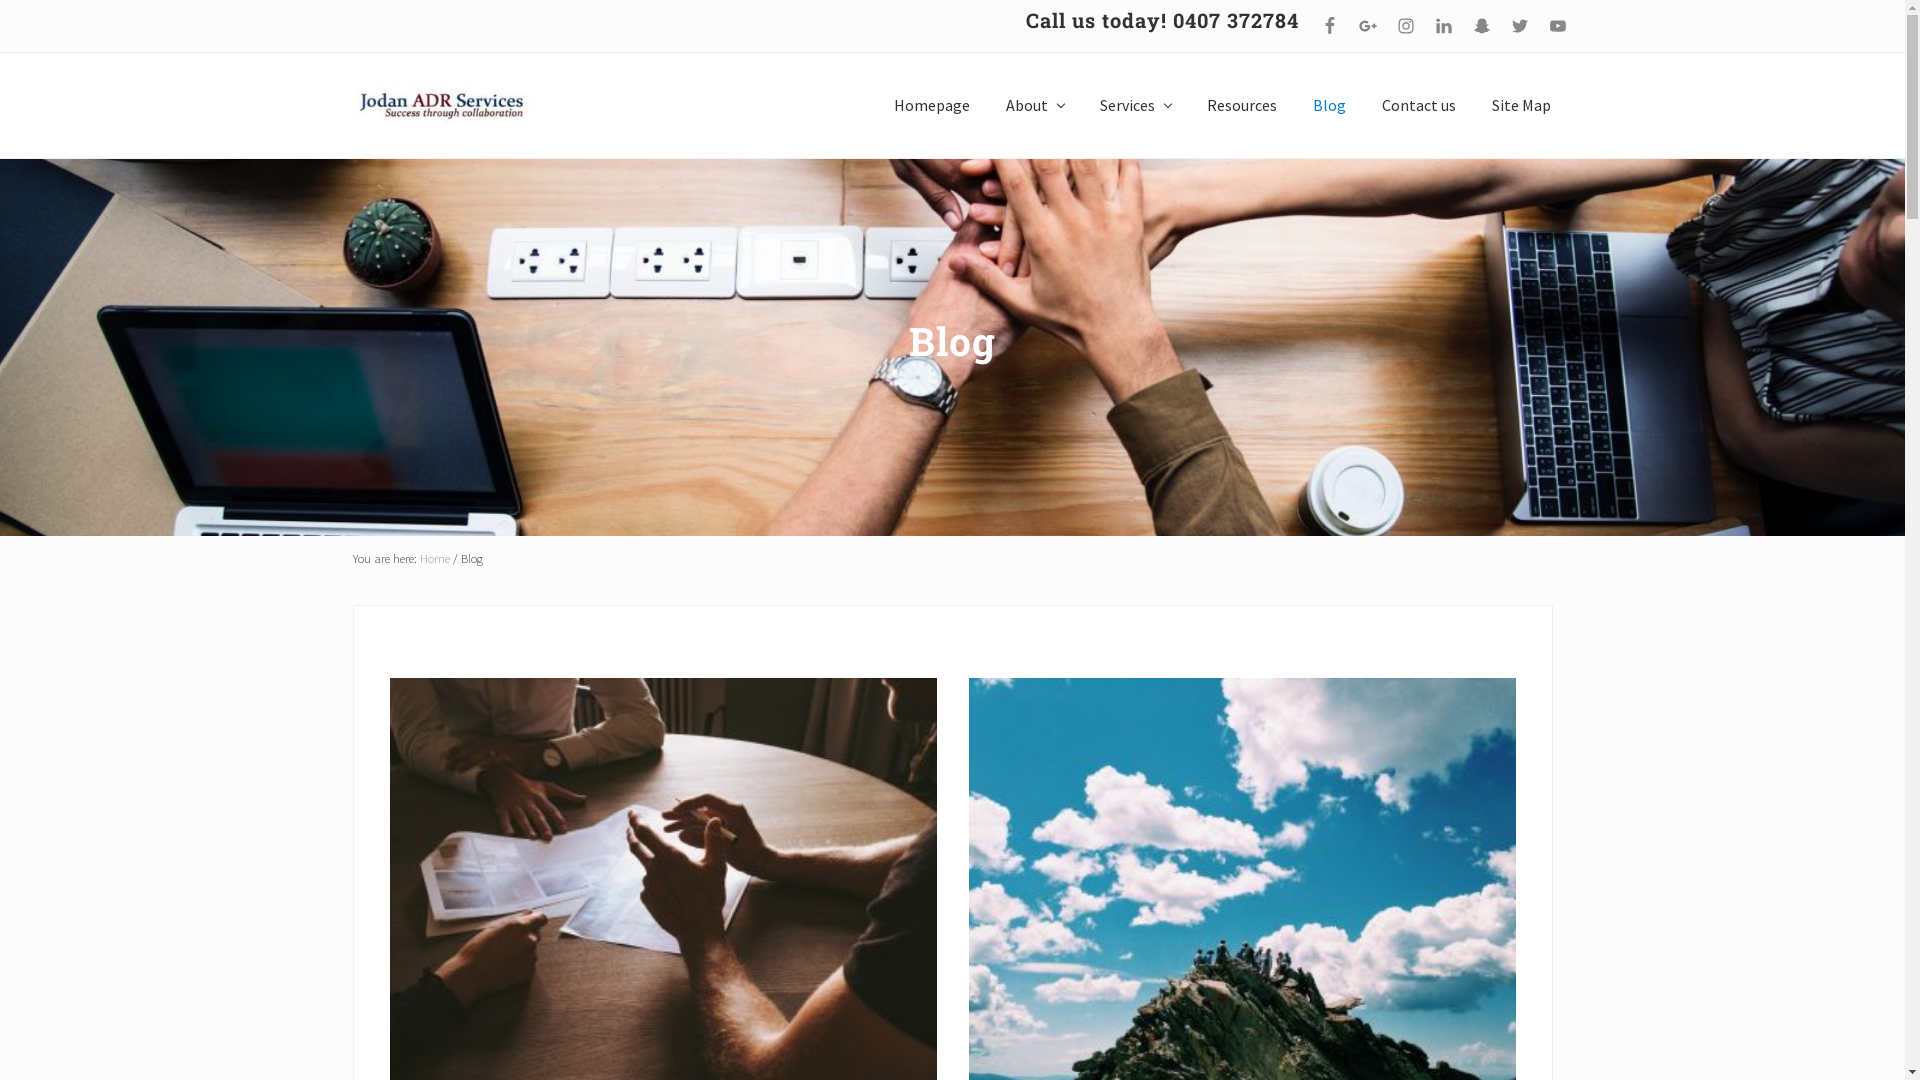 Image resolution: width=1920 pixels, height=1080 pixels. I want to click on 'Services', so click(1083, 104).